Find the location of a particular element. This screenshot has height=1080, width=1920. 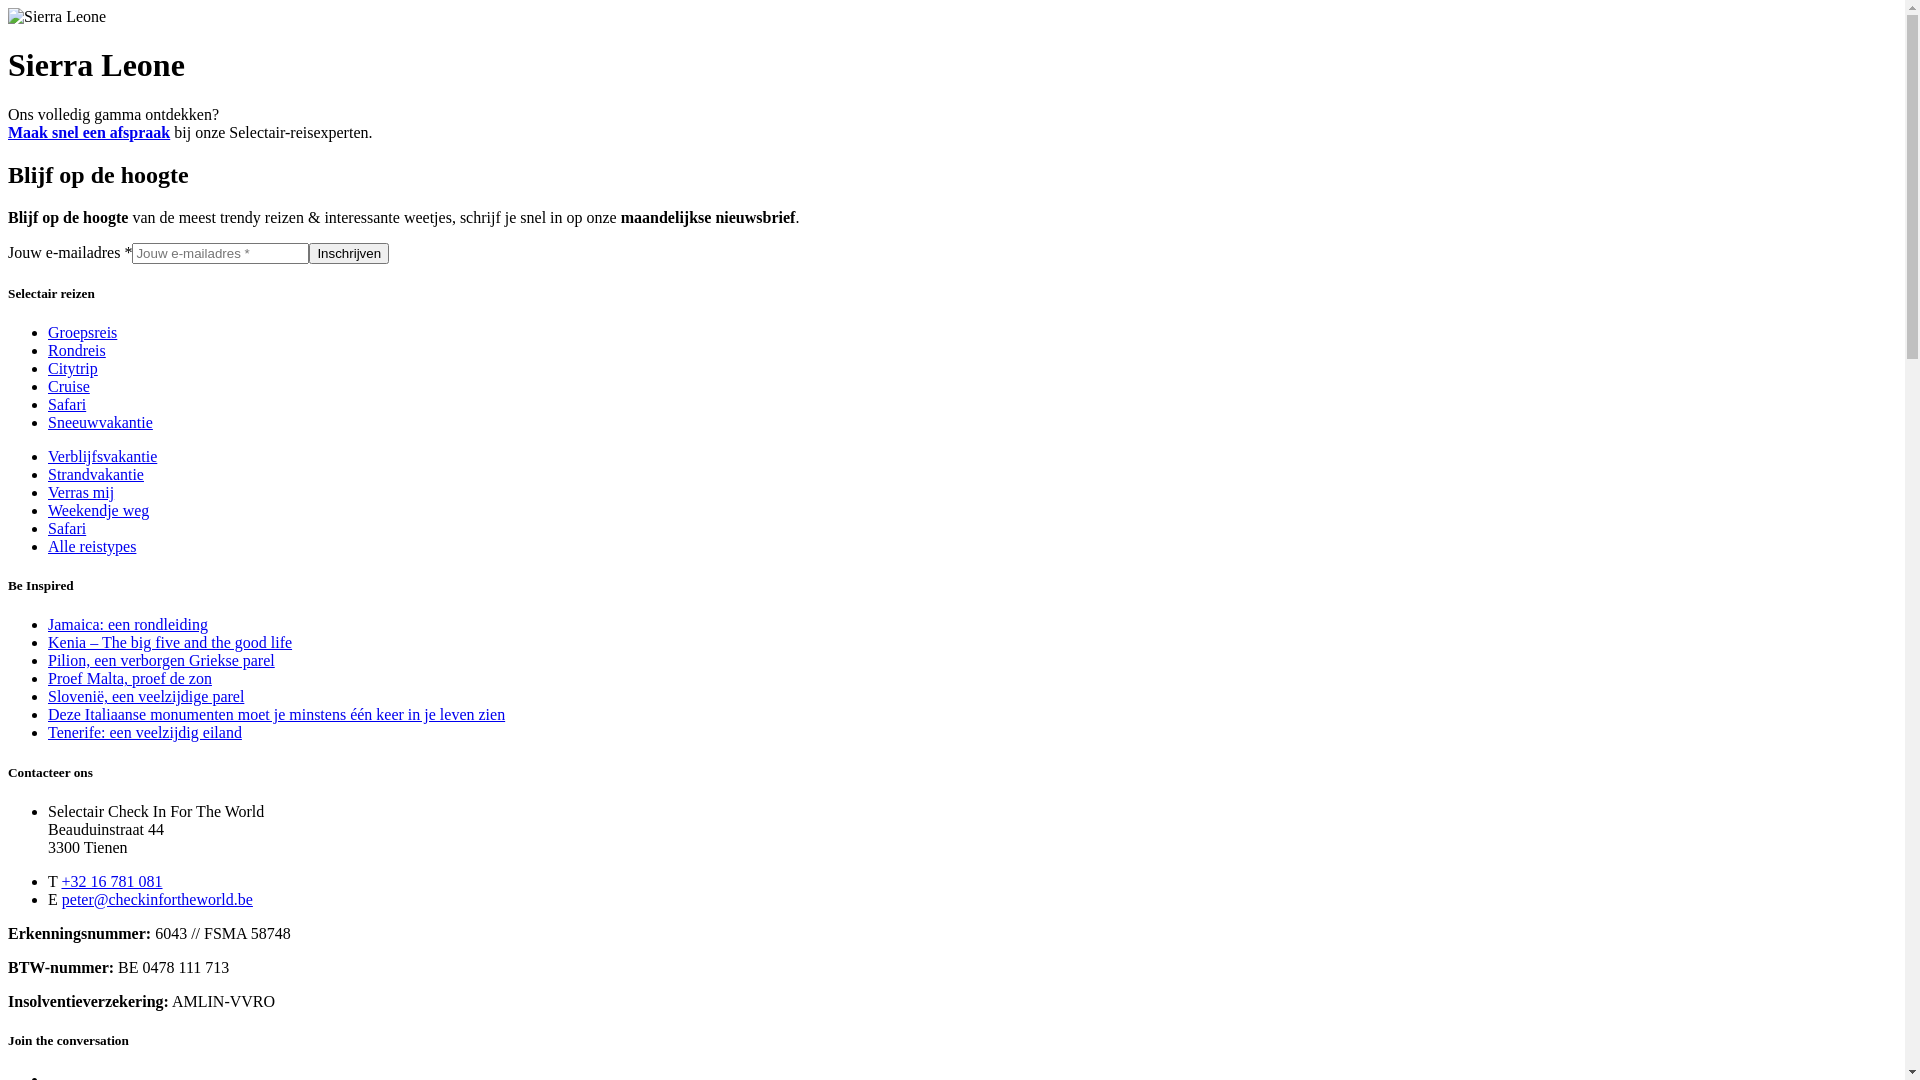

'Sneeuwvakantie' is located at coordinates (99, 421).